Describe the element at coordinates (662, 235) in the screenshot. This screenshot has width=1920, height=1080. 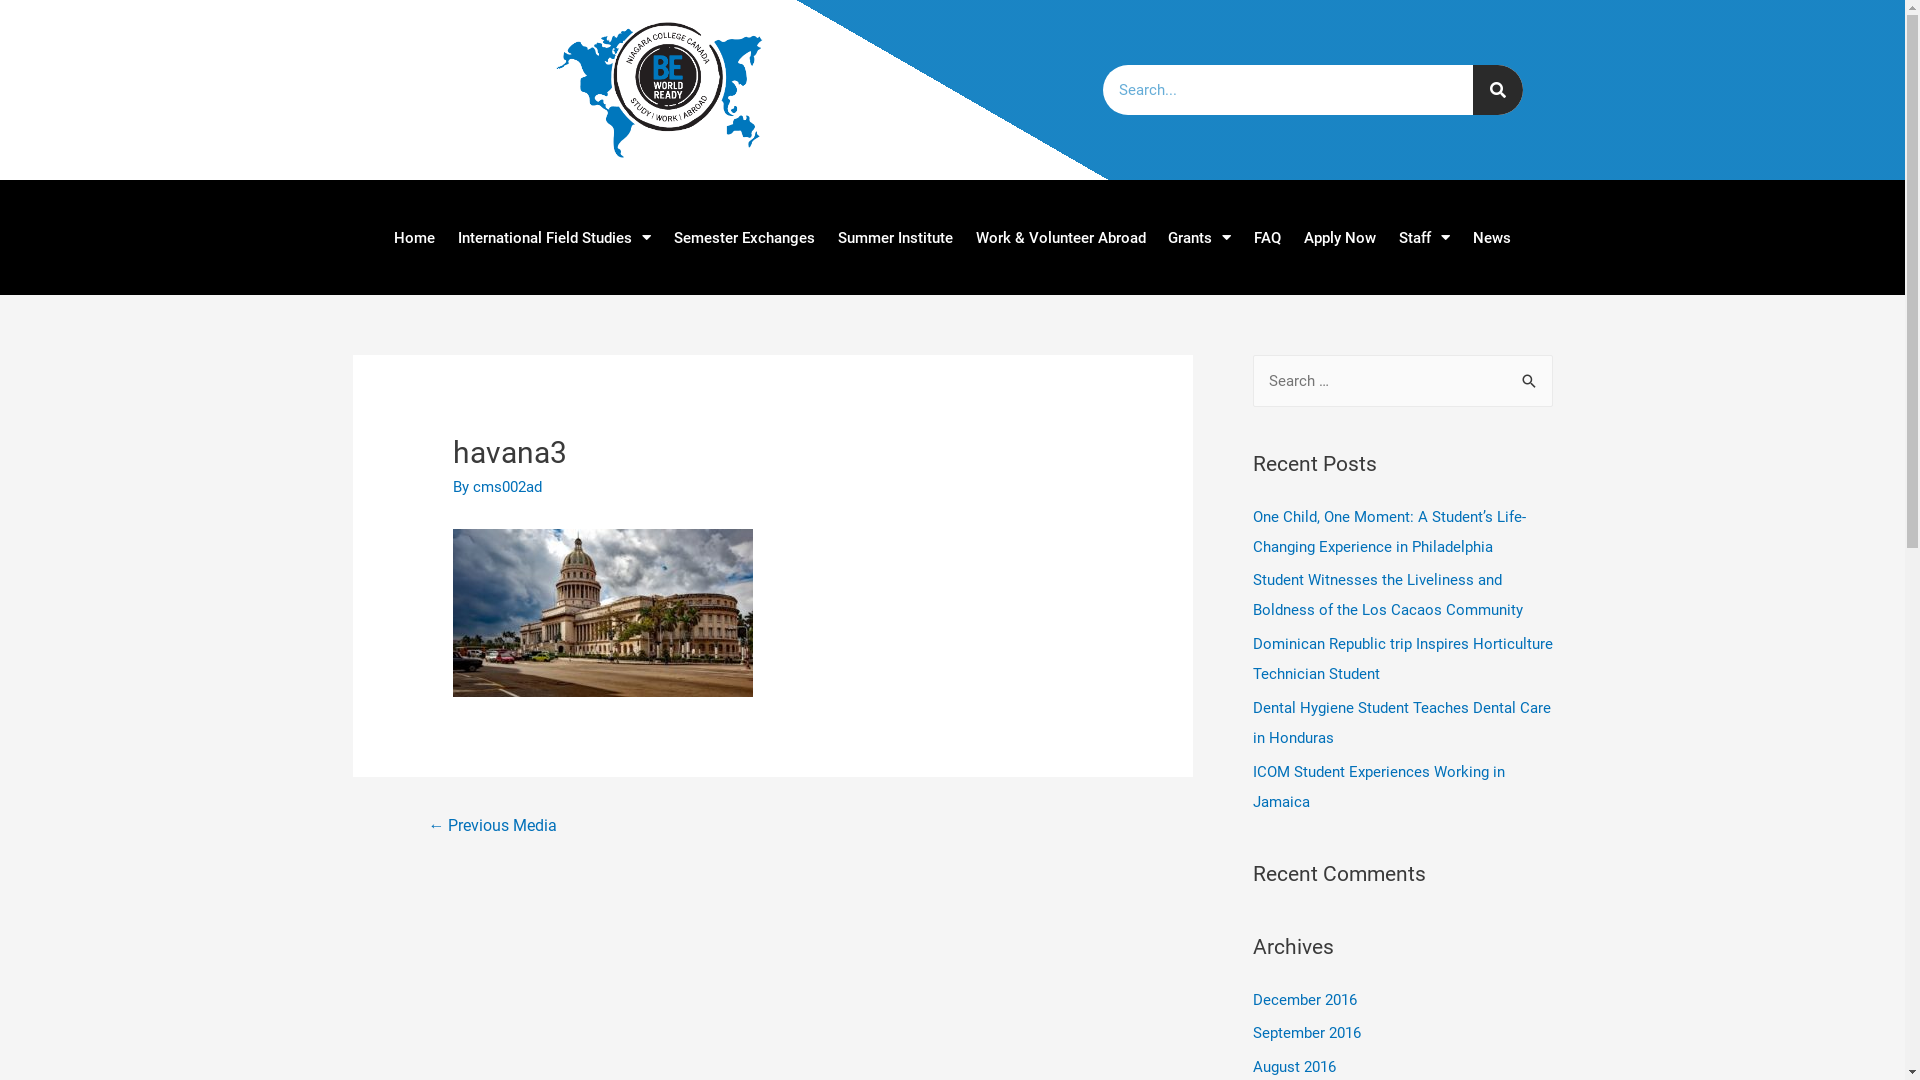
I see `'Semester Exchanges'` at that location.